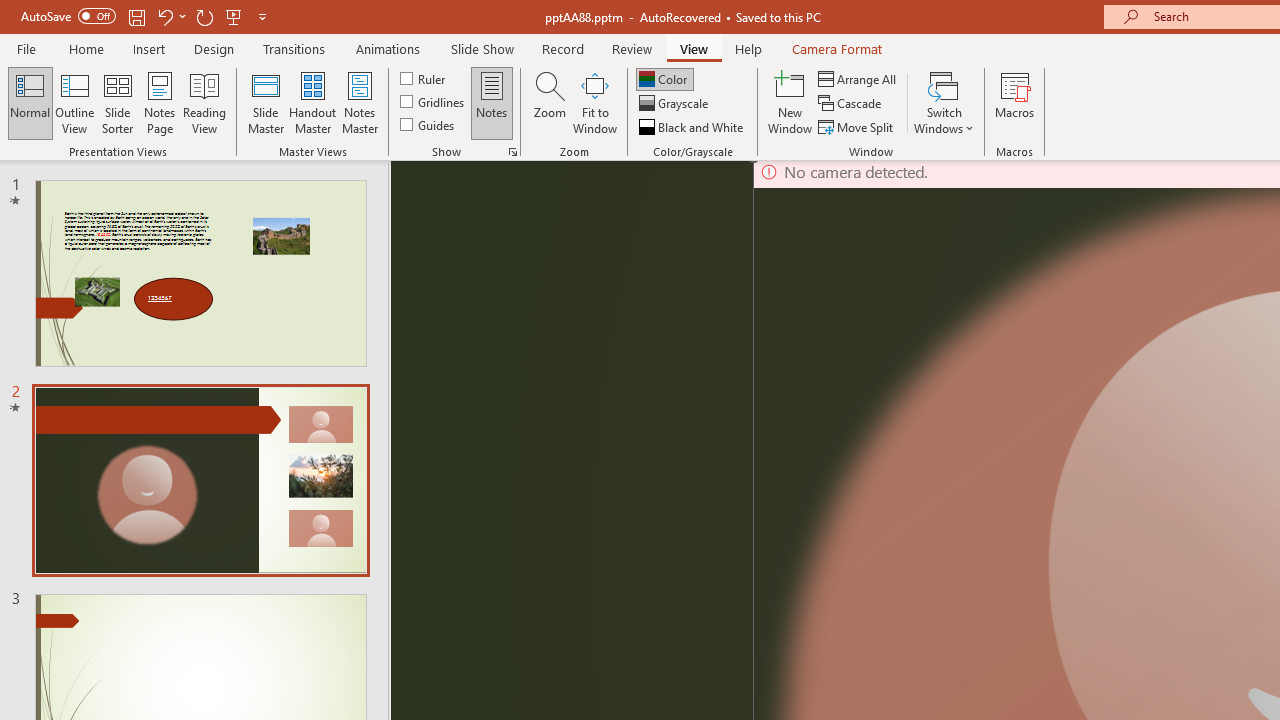 This screenshot has height=720, width=1280. What do you see at coordinates (135, 16) in the screenshot?
I see `'Save'` at bounding box center [135, 16].